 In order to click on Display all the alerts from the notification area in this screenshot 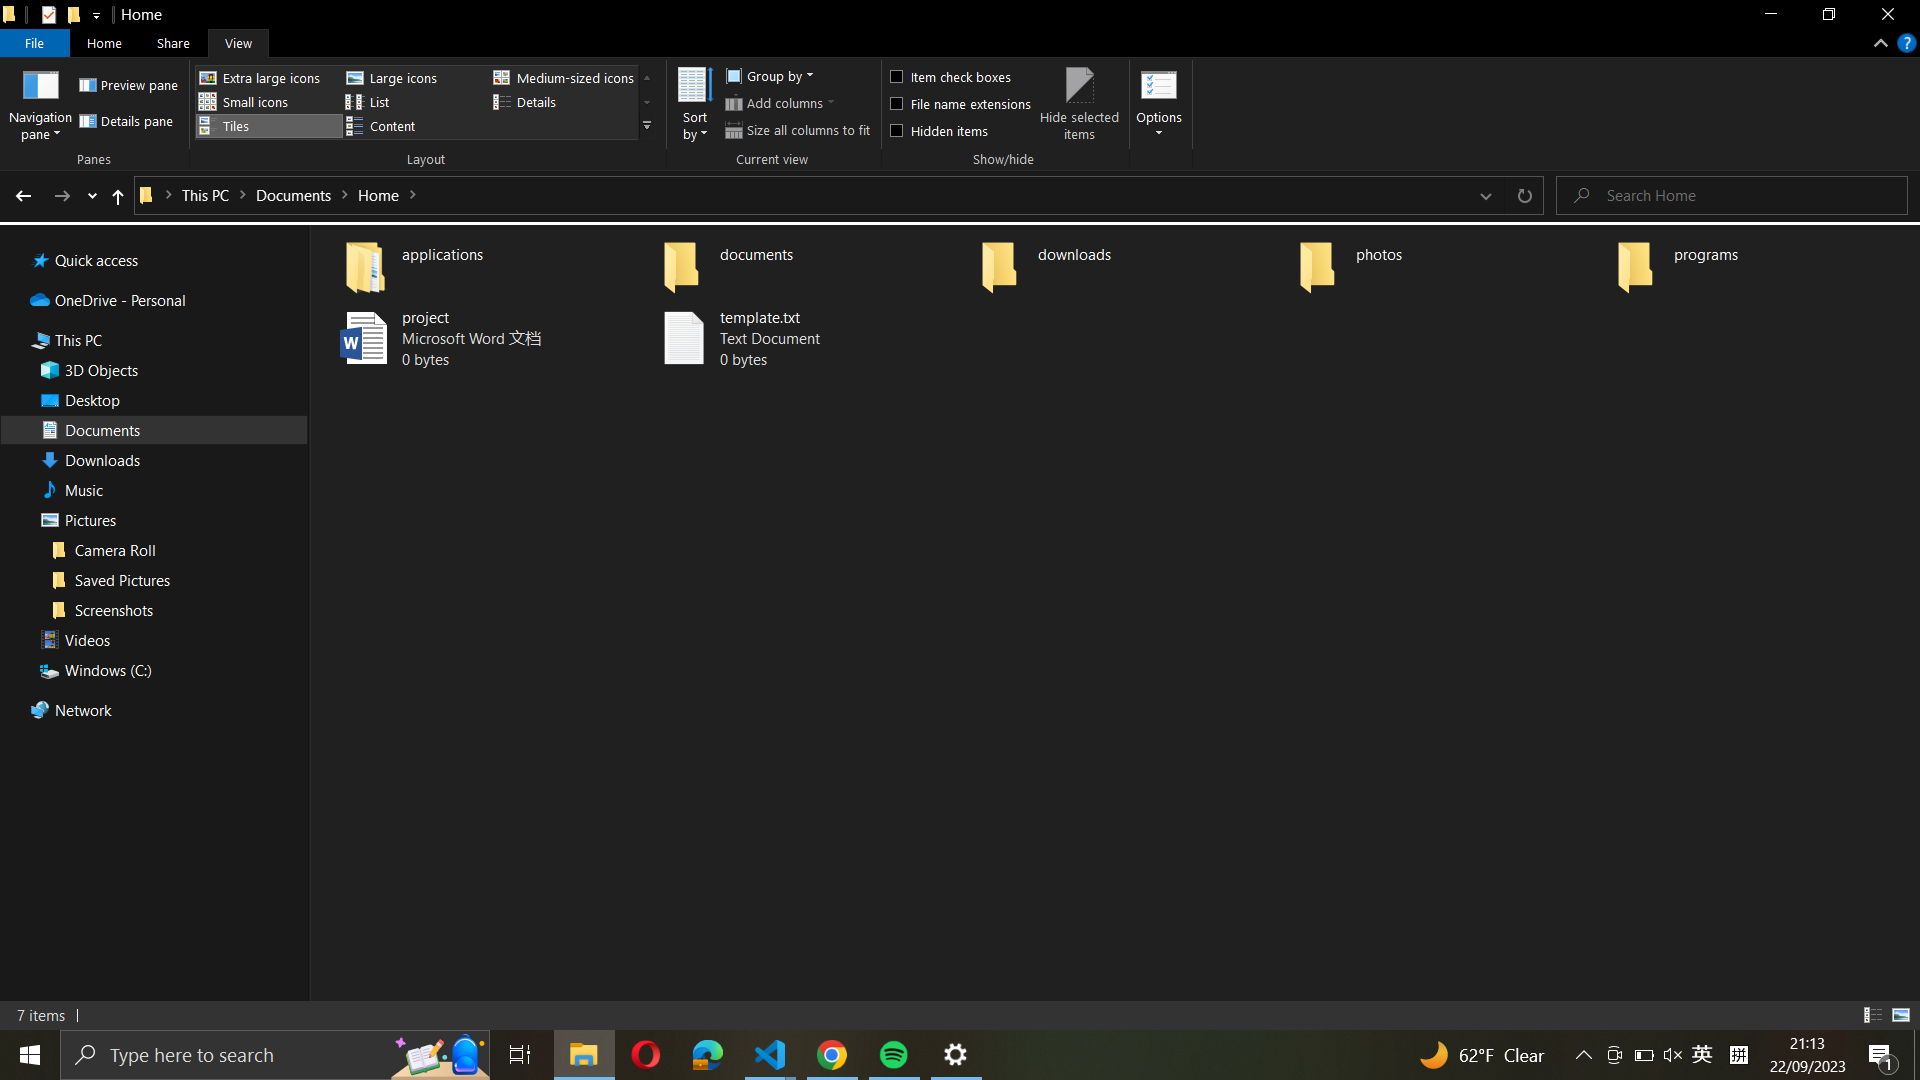, I will do `click(1882, 1054)`.